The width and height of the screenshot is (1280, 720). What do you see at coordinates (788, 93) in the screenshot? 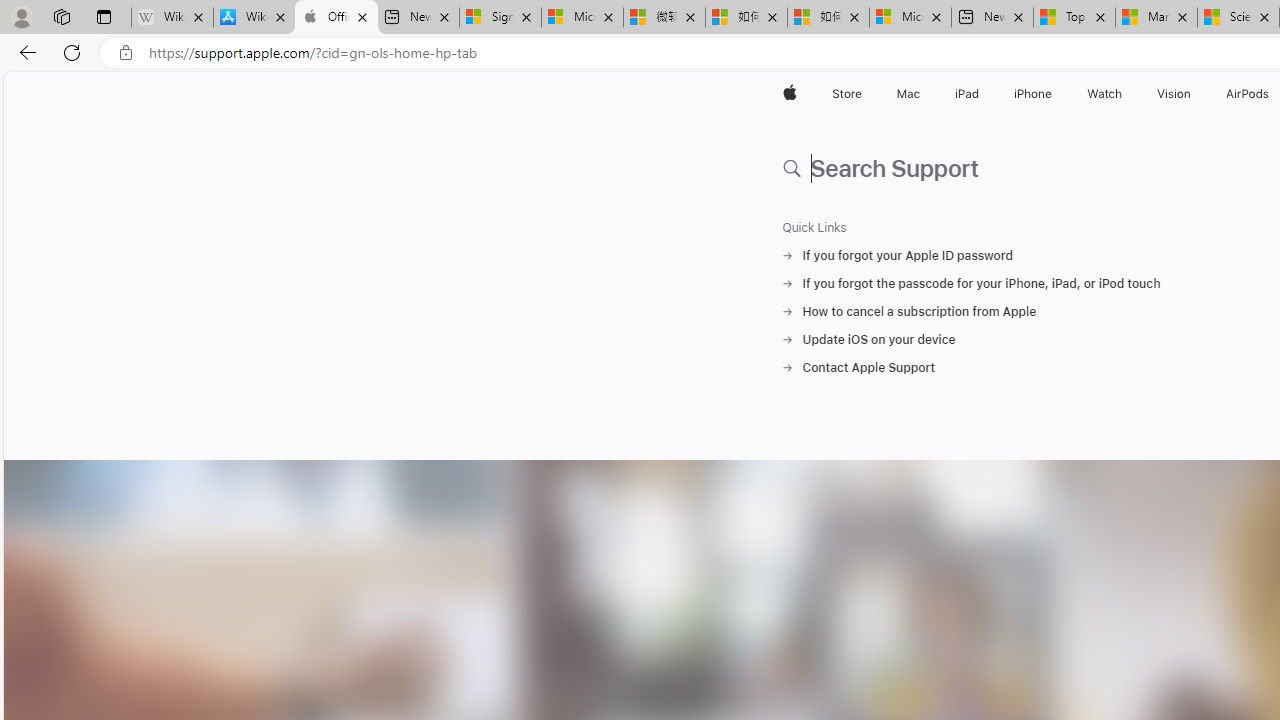
I see `'Apple'` at bounding box center [788, 93].